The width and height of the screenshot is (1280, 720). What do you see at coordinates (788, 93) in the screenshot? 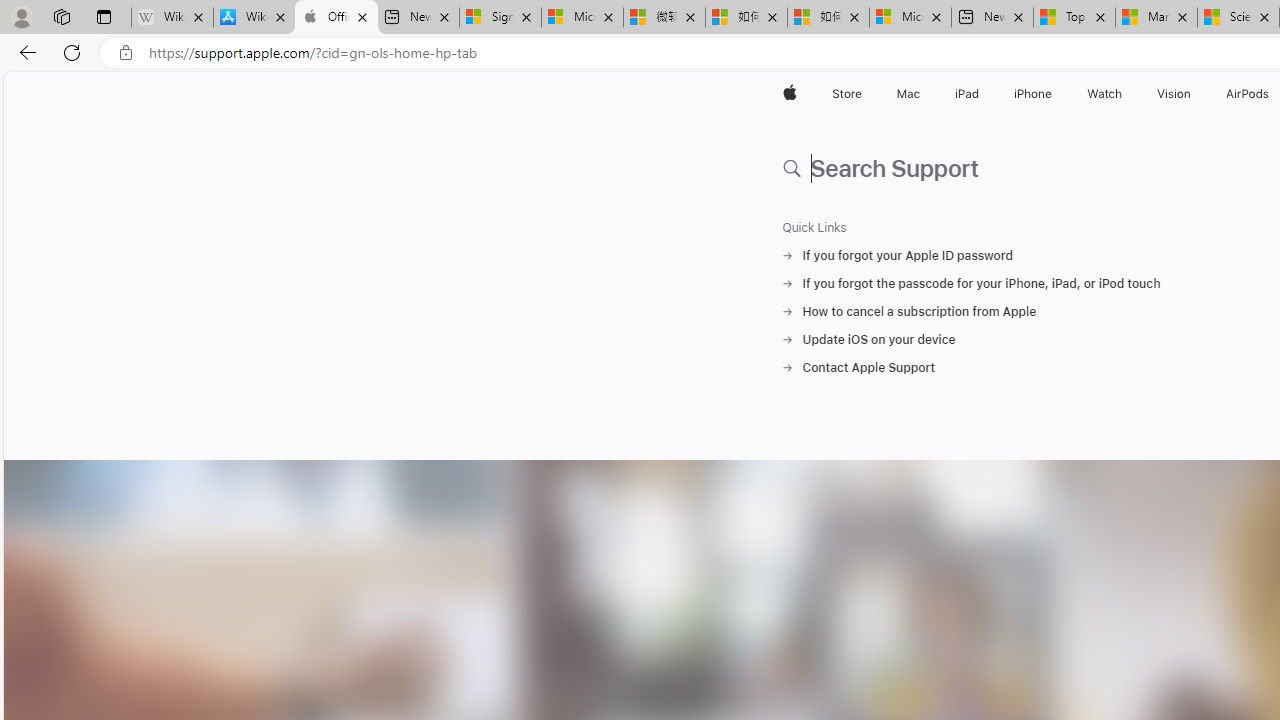
I see `'Apple'` at bounding box center [788, 93].